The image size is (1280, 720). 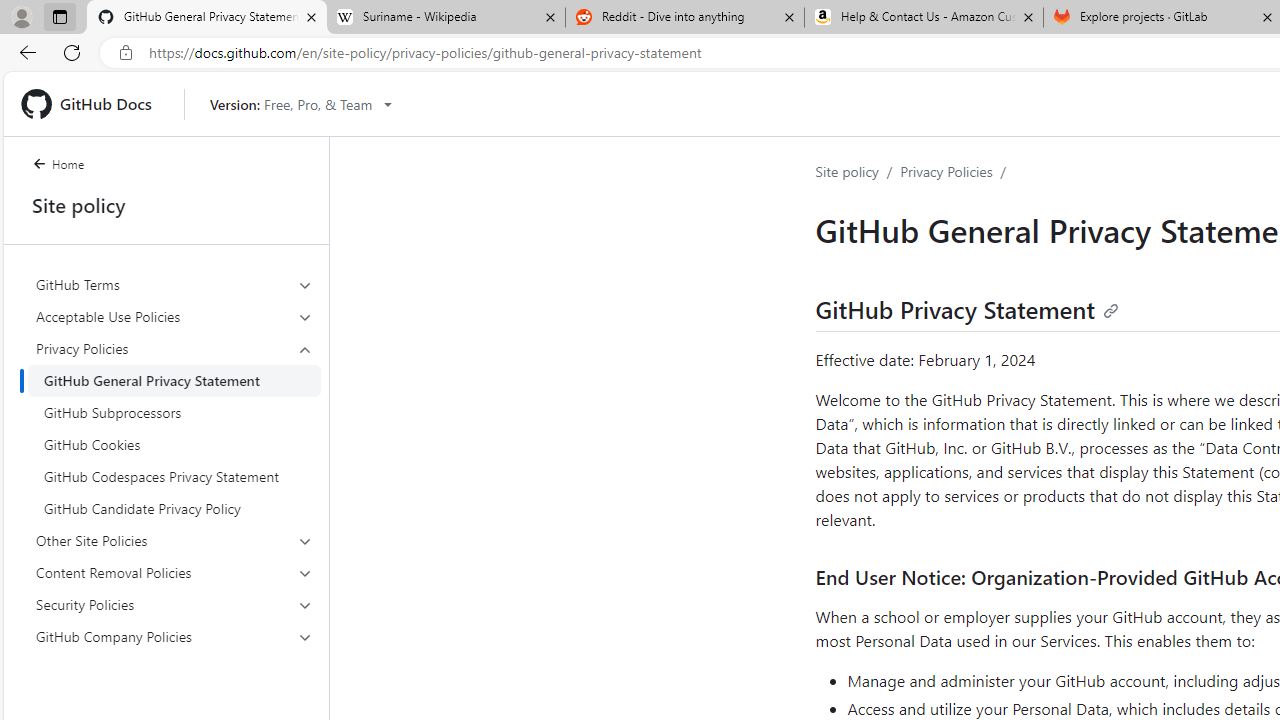 What do you see at coordinates (174, 541) in the screenshot?
I see `'Other Site Policies'` at bounding box center [174, 541].